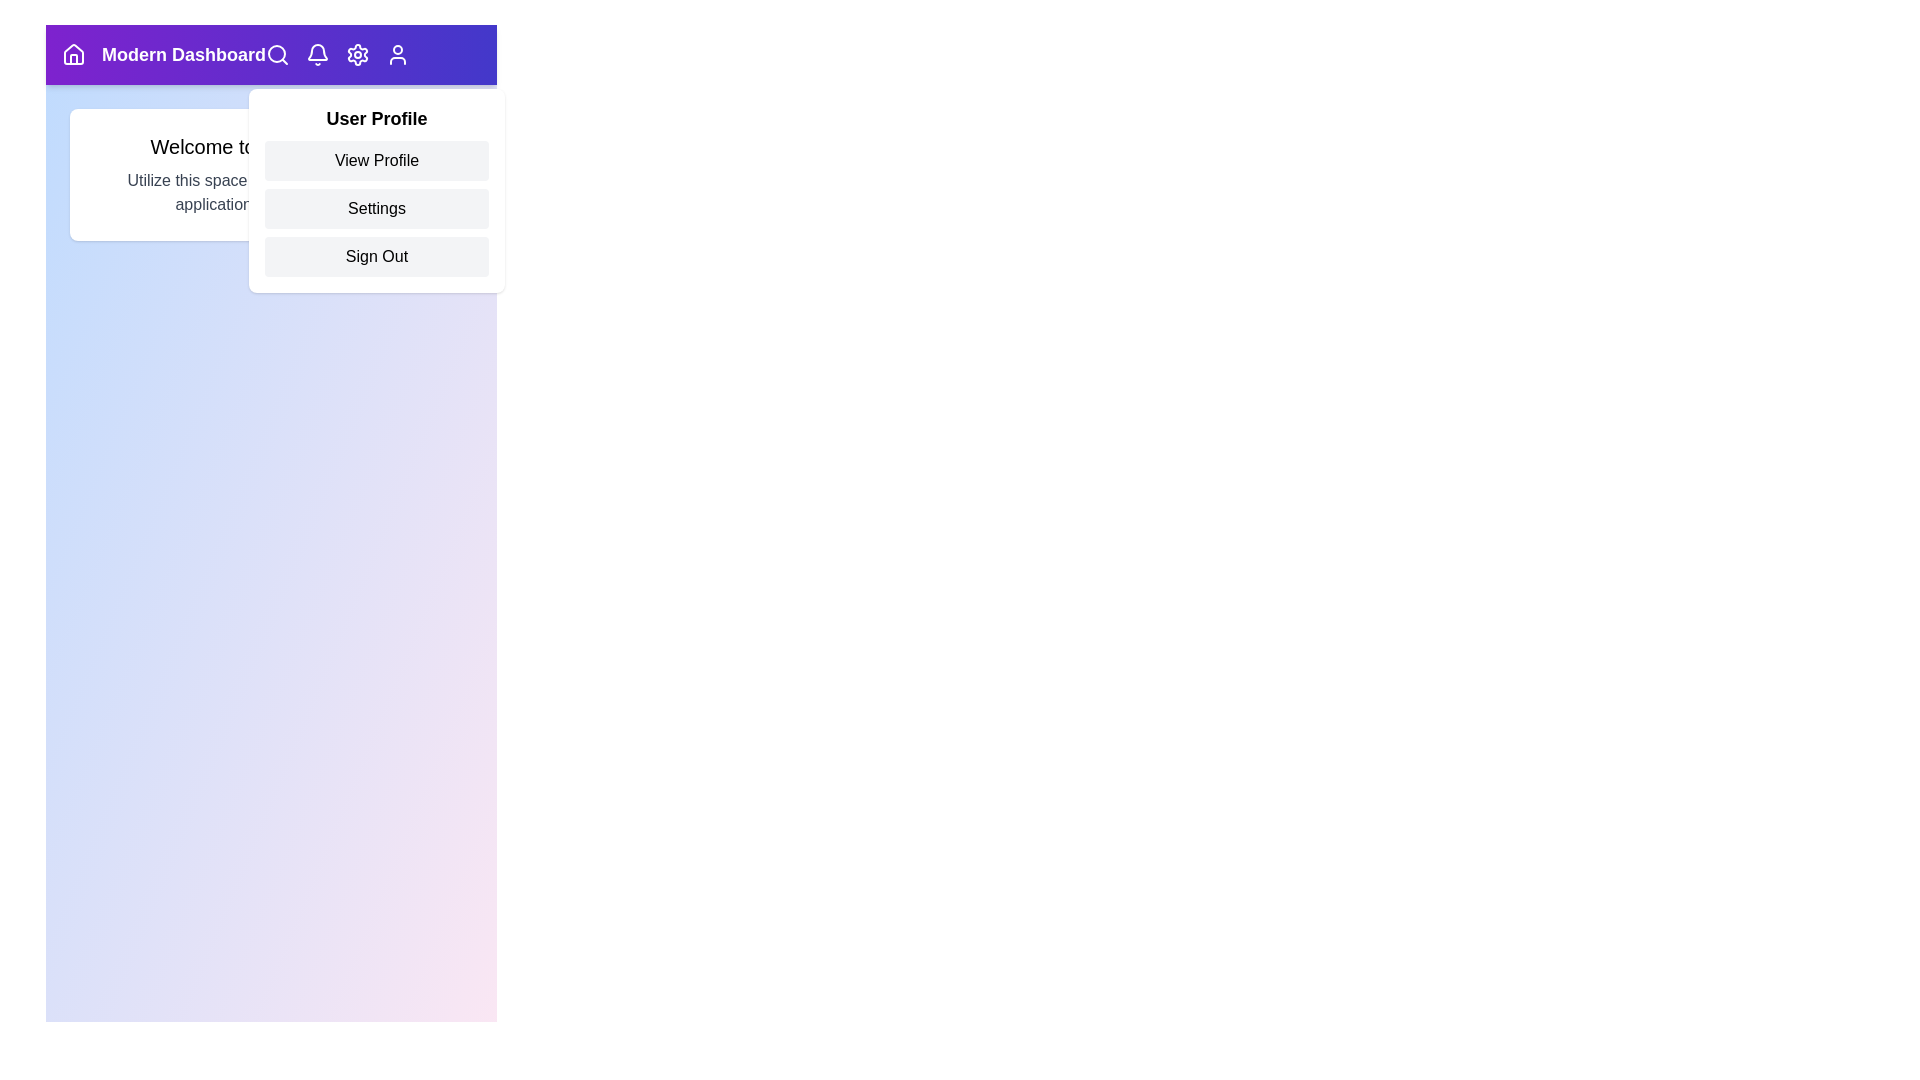 This screenshot has height=1080, width=1920. Describe the element at coordinates (377, 256) in the screenshot. I see `the 'Sign Out' option in the user profile menu` at that location.